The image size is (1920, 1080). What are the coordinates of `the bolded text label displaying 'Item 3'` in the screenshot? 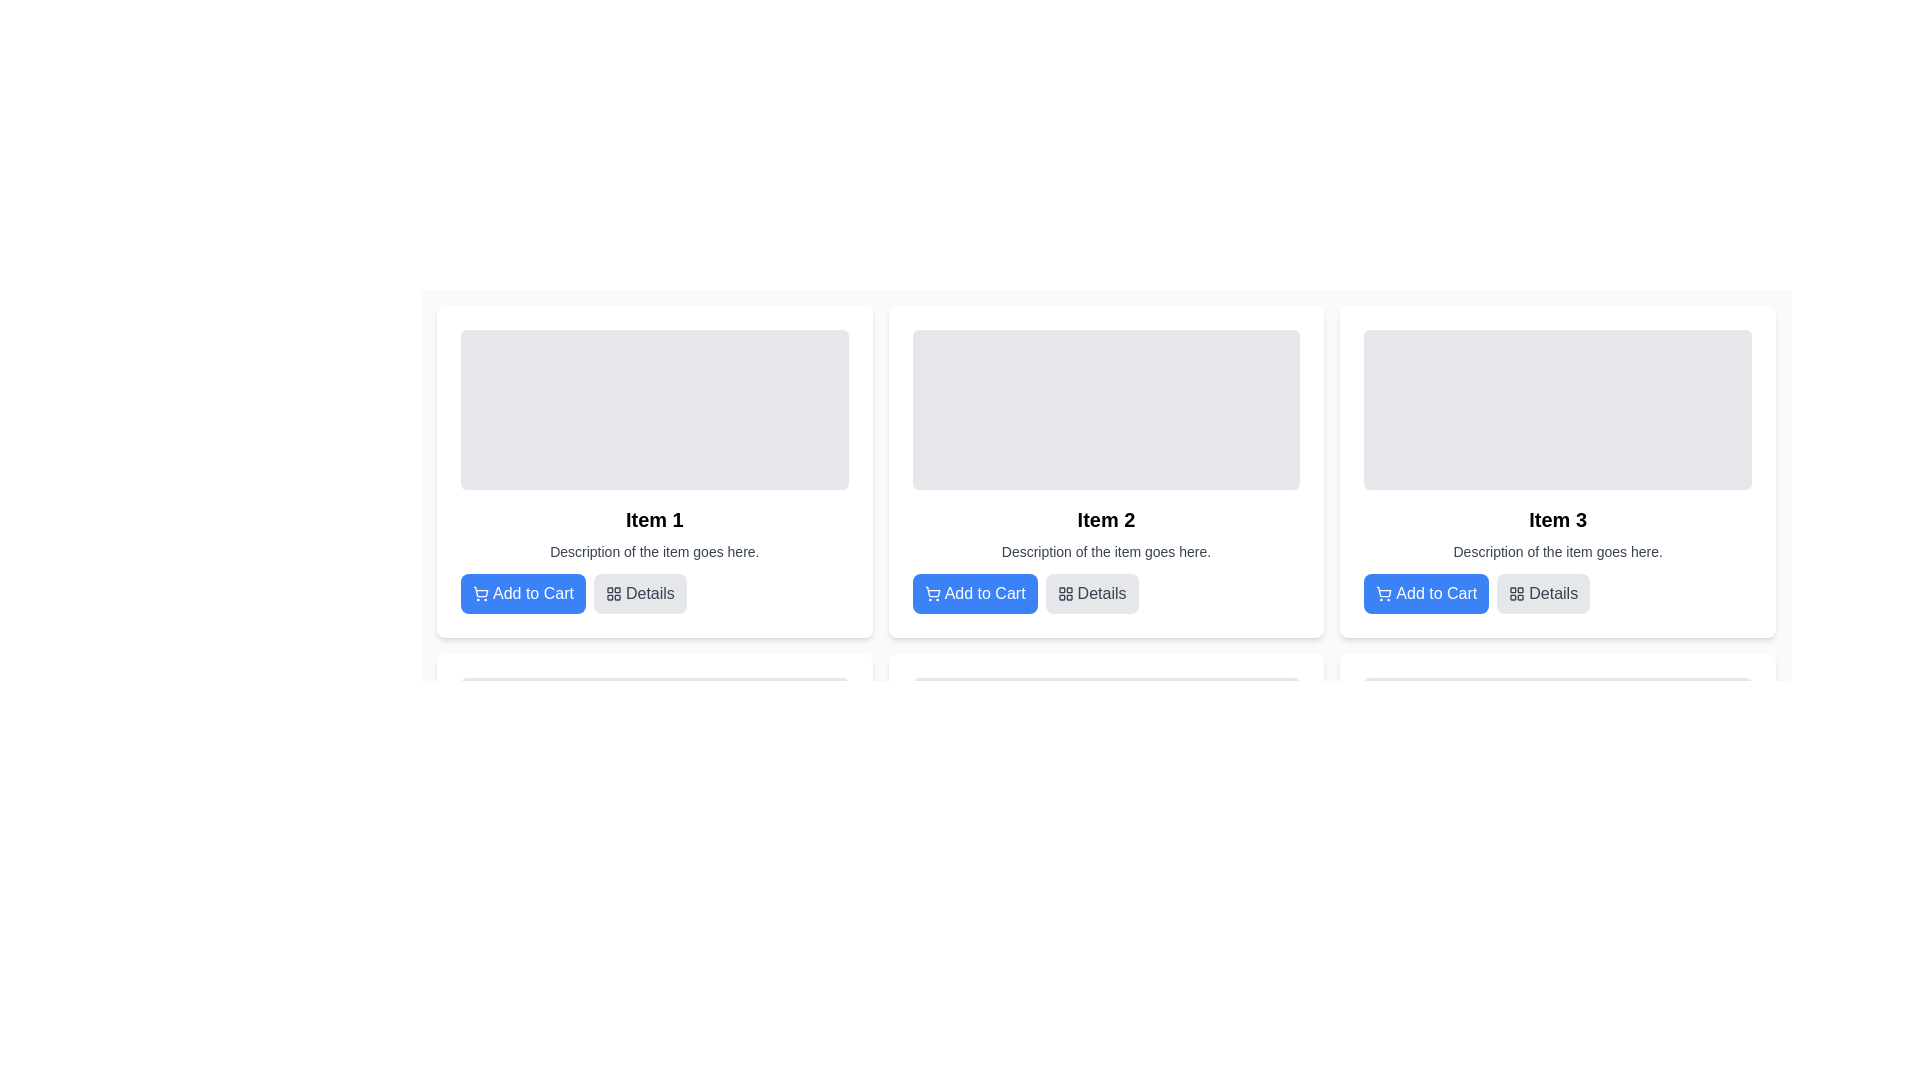 It's located at (1557, 519).